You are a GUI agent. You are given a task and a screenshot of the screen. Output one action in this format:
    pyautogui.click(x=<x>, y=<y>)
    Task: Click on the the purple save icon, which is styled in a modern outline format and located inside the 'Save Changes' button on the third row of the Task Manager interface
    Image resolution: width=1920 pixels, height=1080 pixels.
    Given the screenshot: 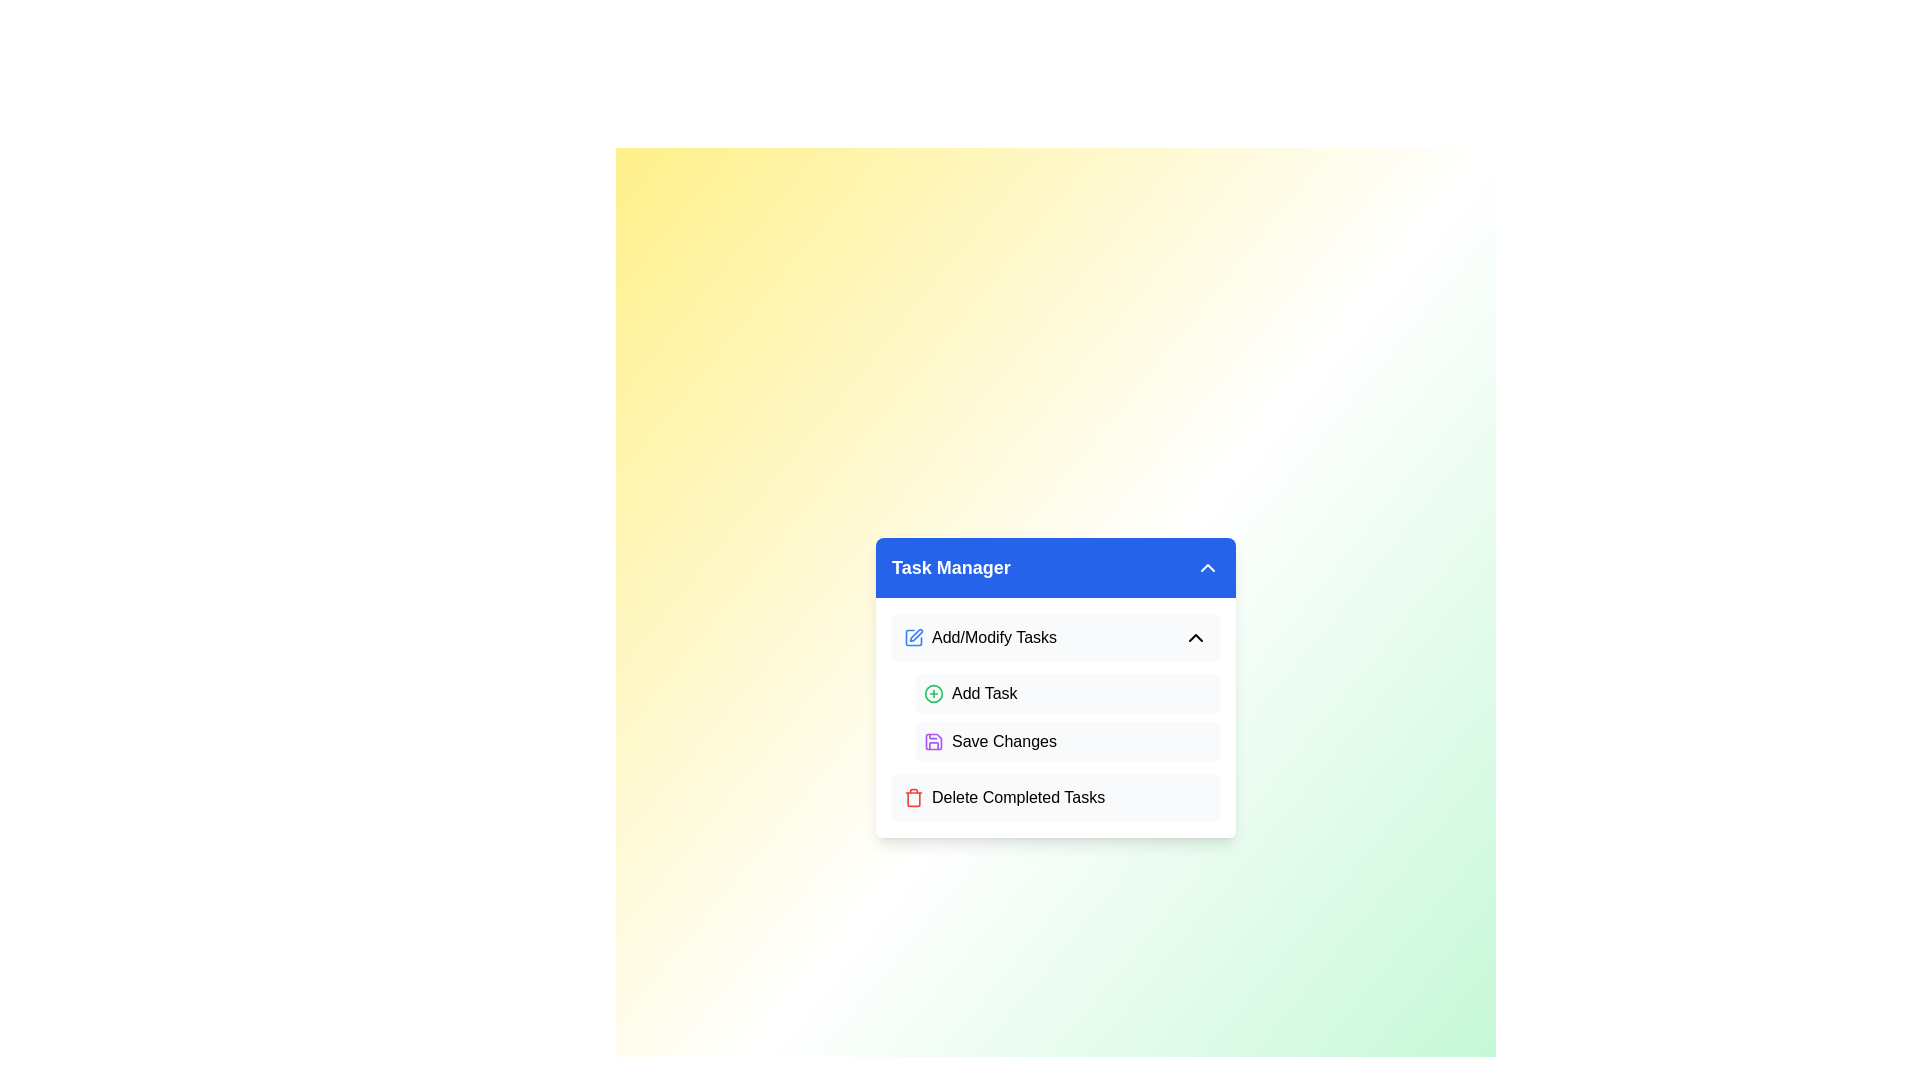 What is the action you would take?
    pyautogui.click(x=933, y=741)
    